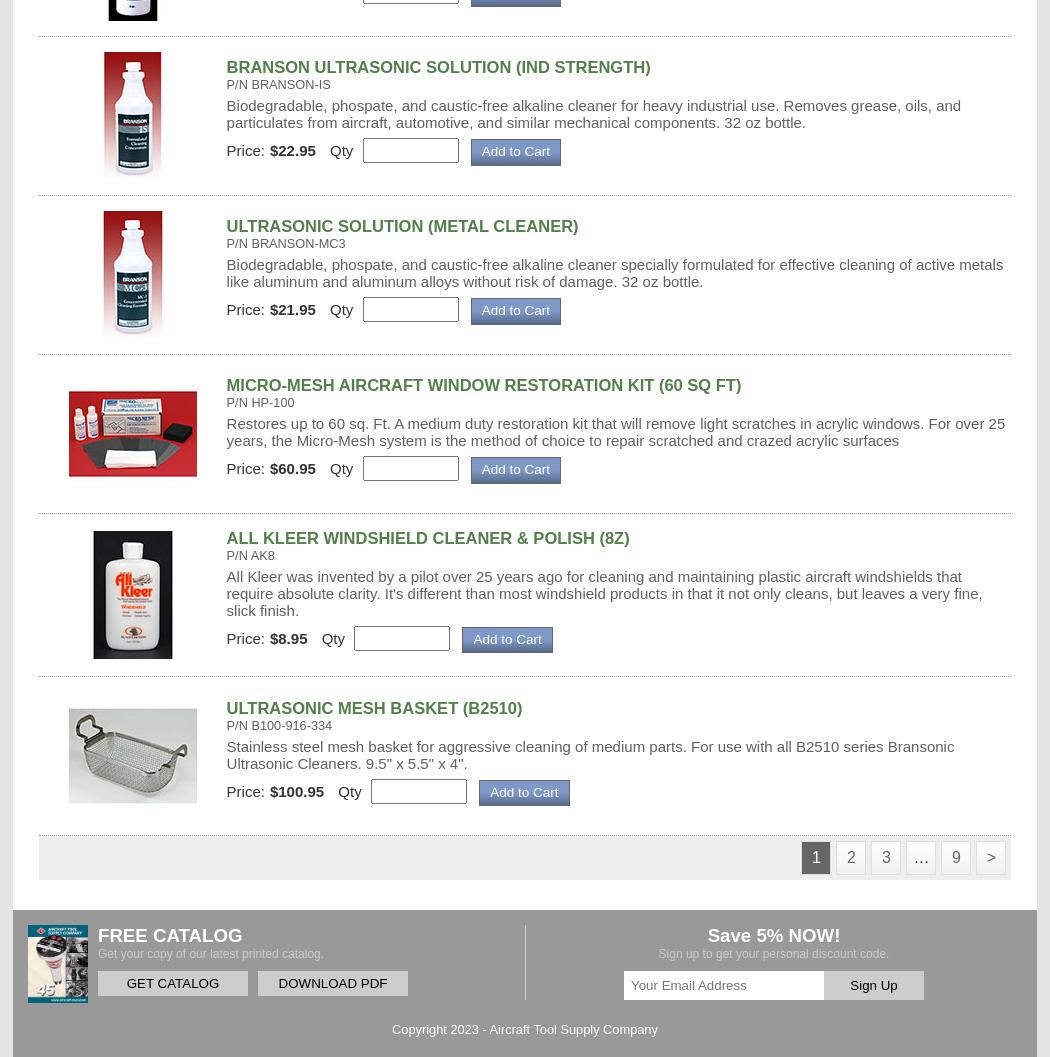  I want to click on '$60.95', so click(291, 468).